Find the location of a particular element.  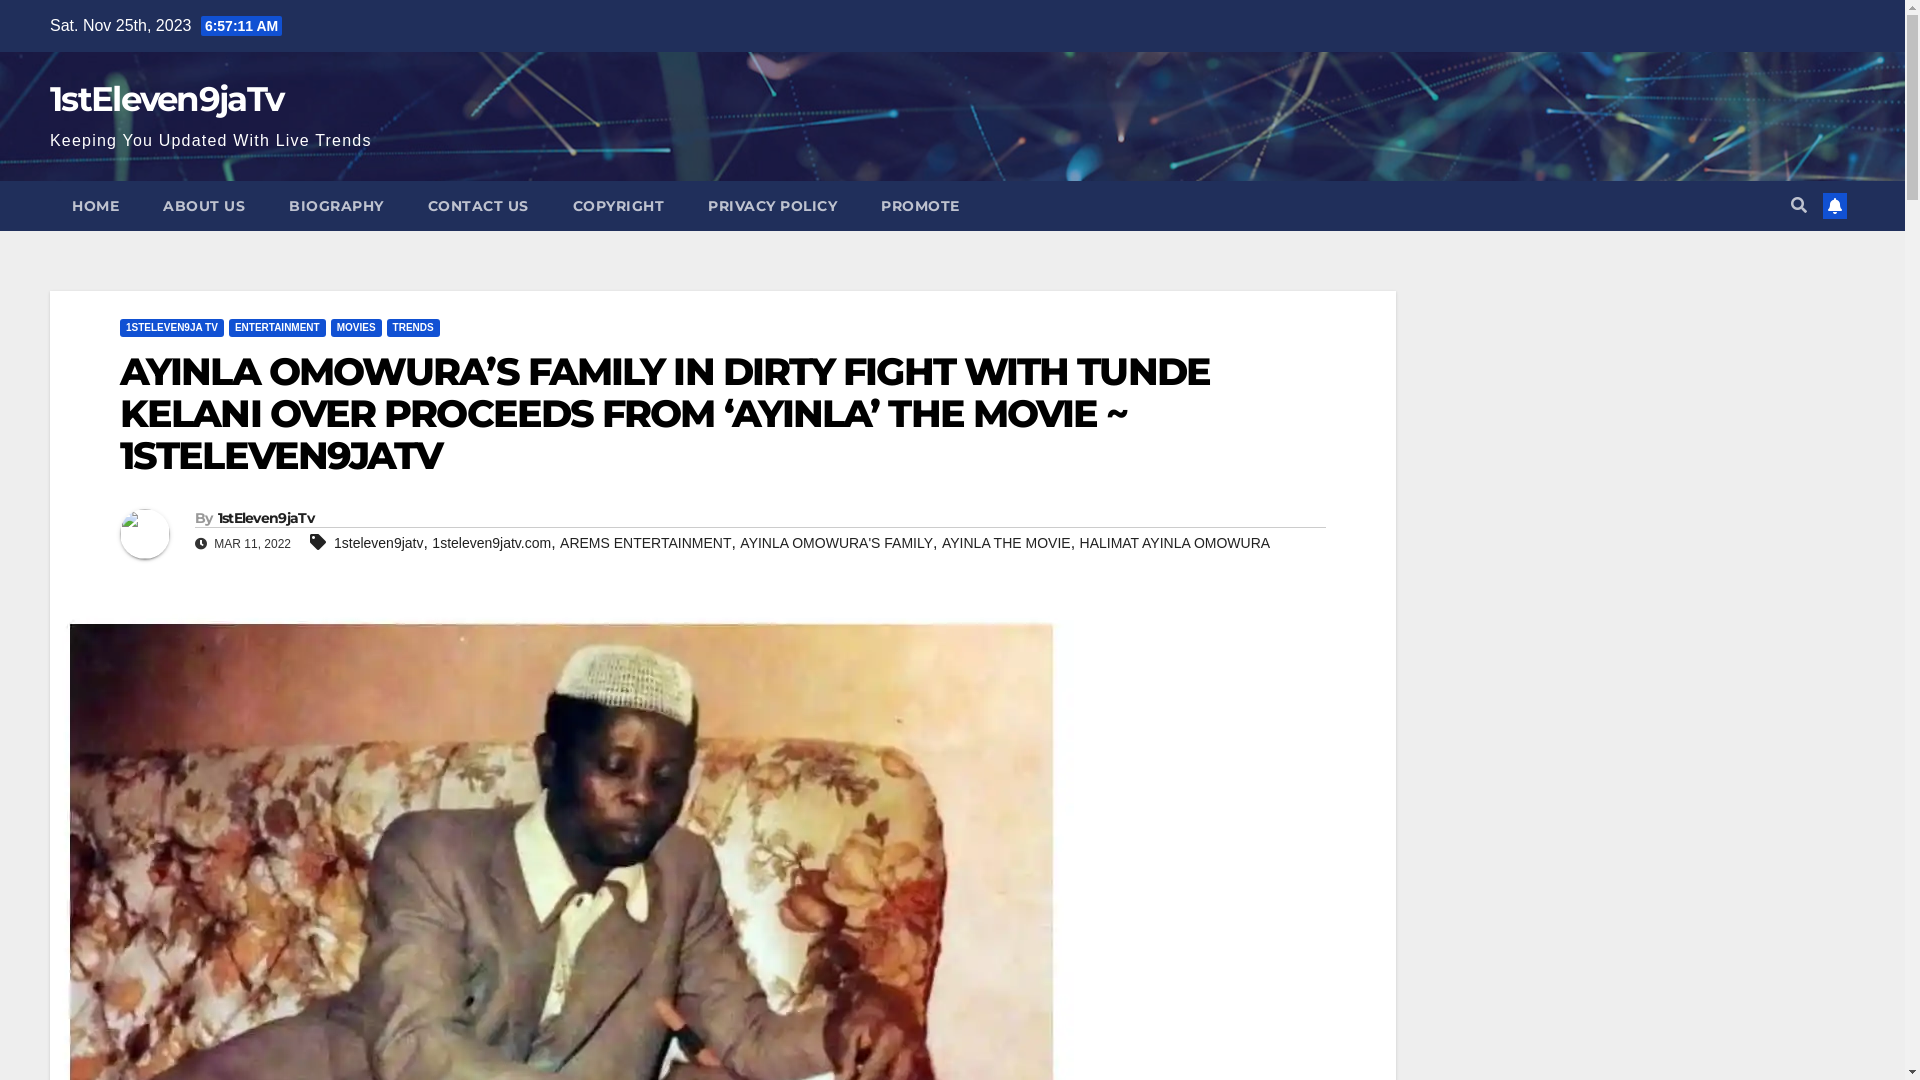

'AYINLA THE MOVIE' is located at coordinates (1006, 543).